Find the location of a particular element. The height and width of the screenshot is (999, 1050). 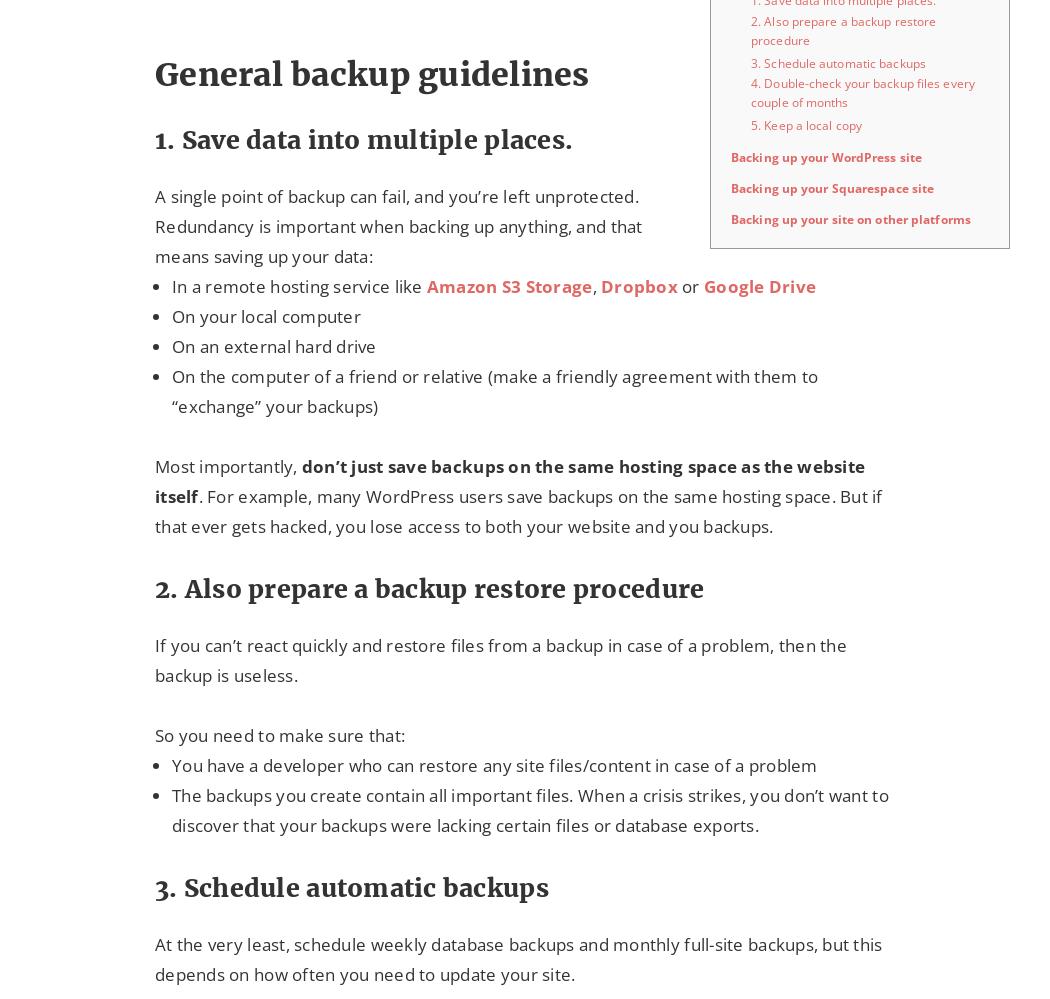

'So you need to make sure that:' is located at coordinates (154, 734).